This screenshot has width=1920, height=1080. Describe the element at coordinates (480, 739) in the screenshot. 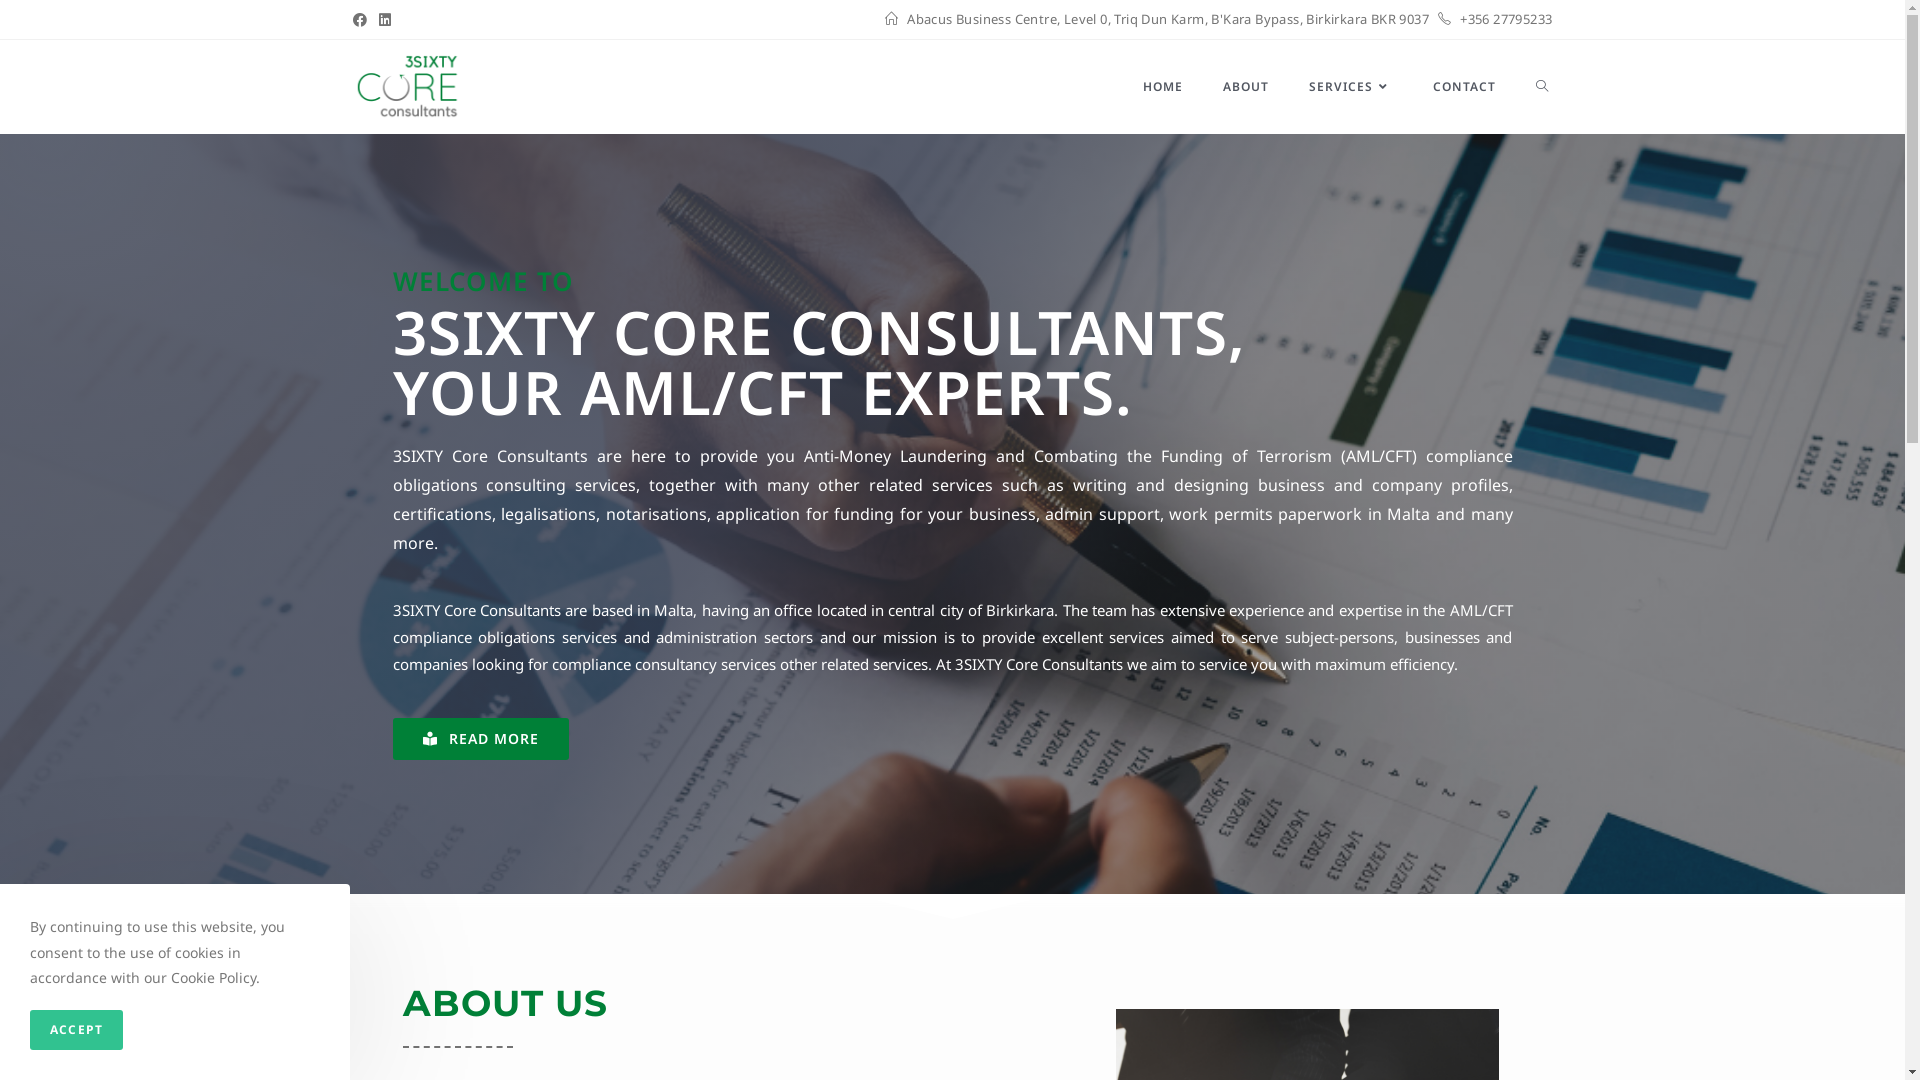

I see `'READ MORE'` at that location.